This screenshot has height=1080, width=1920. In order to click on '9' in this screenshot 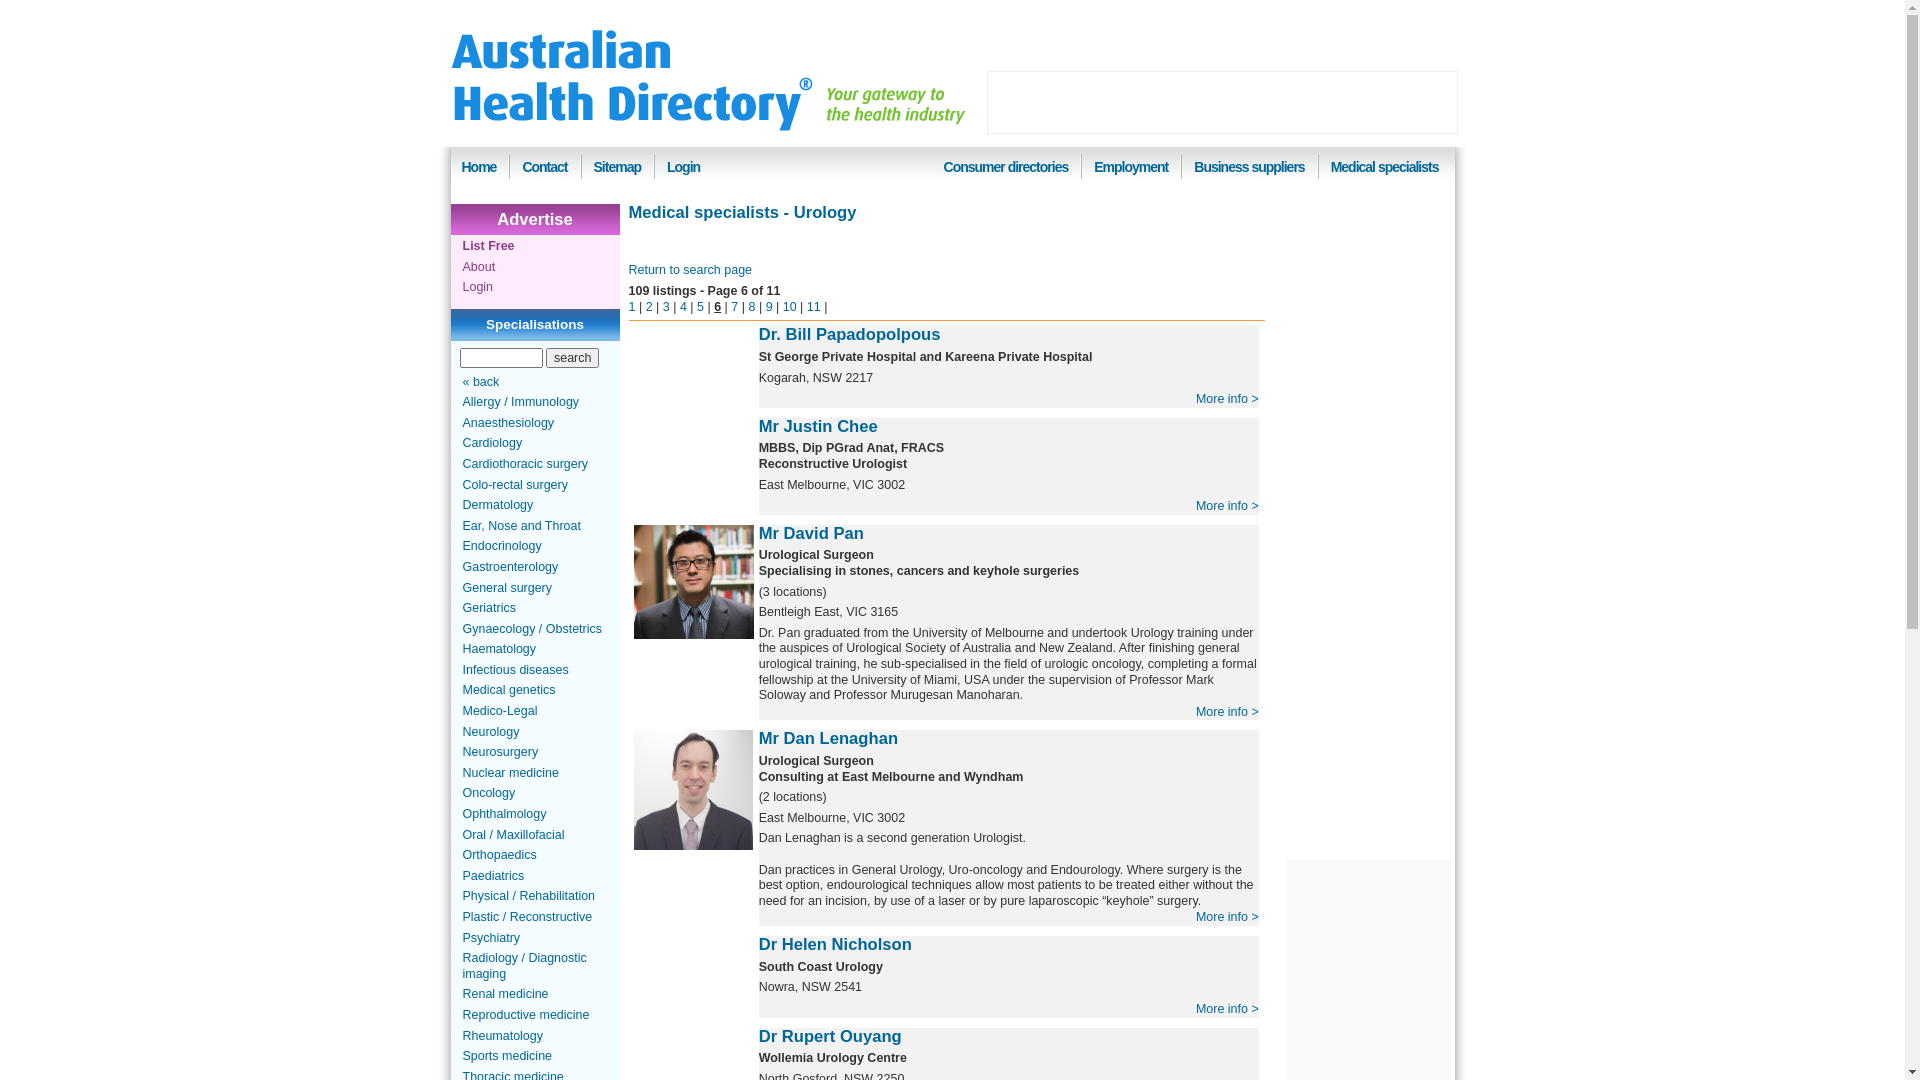, I will do `click(768, 307)`.